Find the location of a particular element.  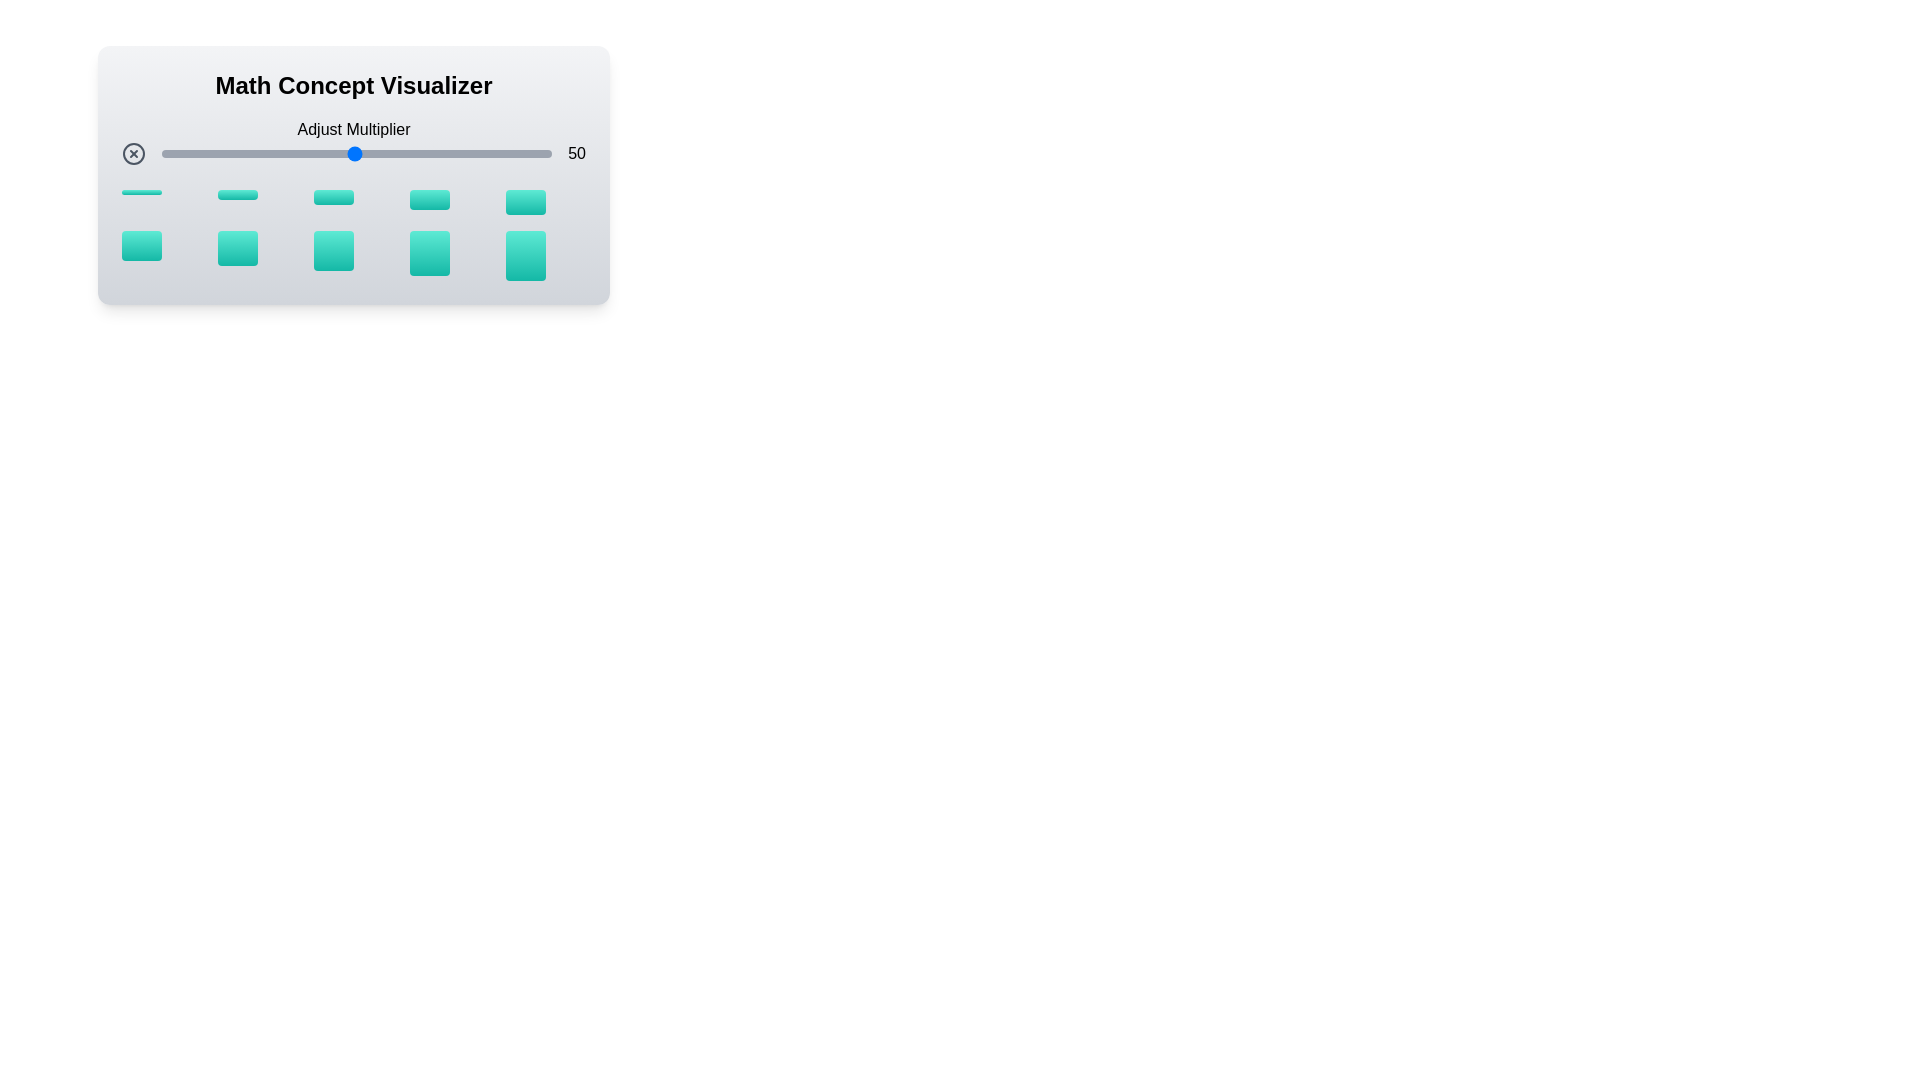

the multiplier slider to set the value to 23 is located at coordinates (247, 153).